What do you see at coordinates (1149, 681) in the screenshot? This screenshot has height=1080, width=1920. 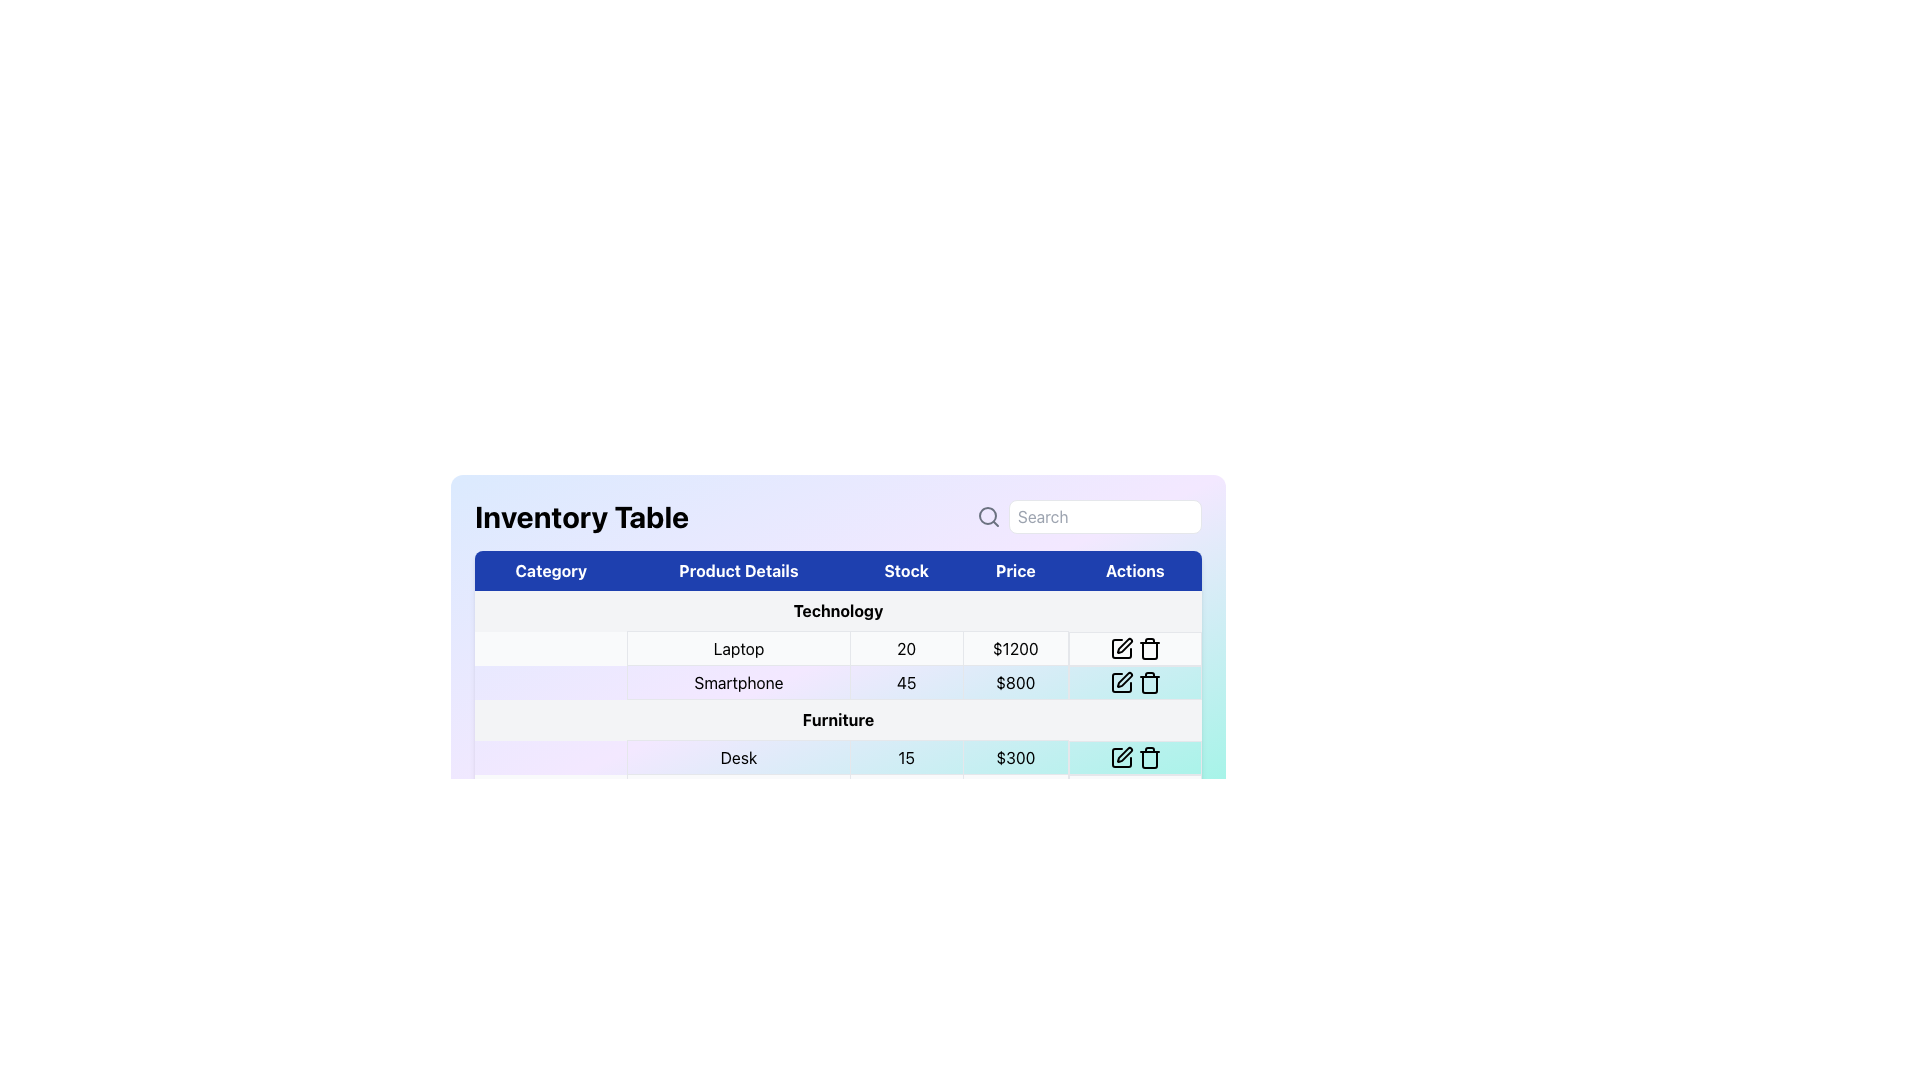 I see `the trash icon button located in the 'Actions' column of the table associated with the 'Smartphone' row` at bounding box center [1149, 681].